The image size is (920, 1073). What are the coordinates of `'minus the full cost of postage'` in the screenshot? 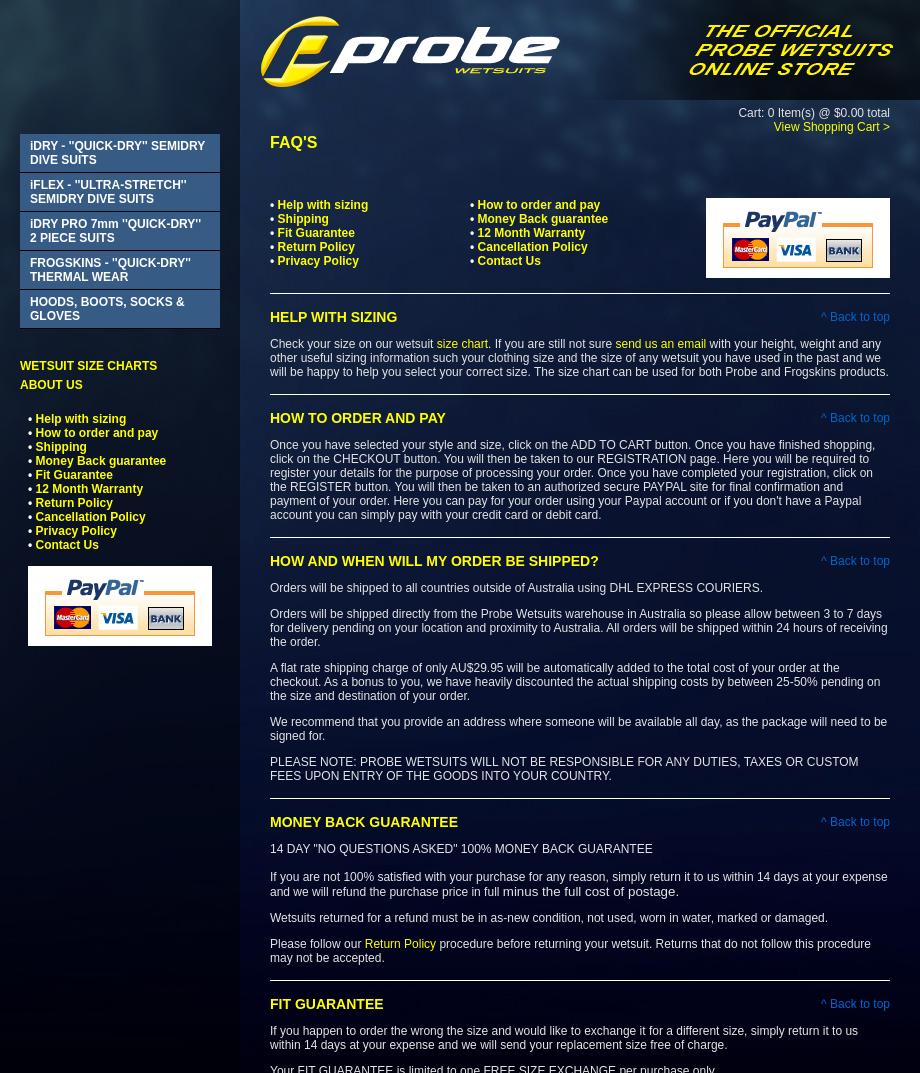 It's located at (587, 890).